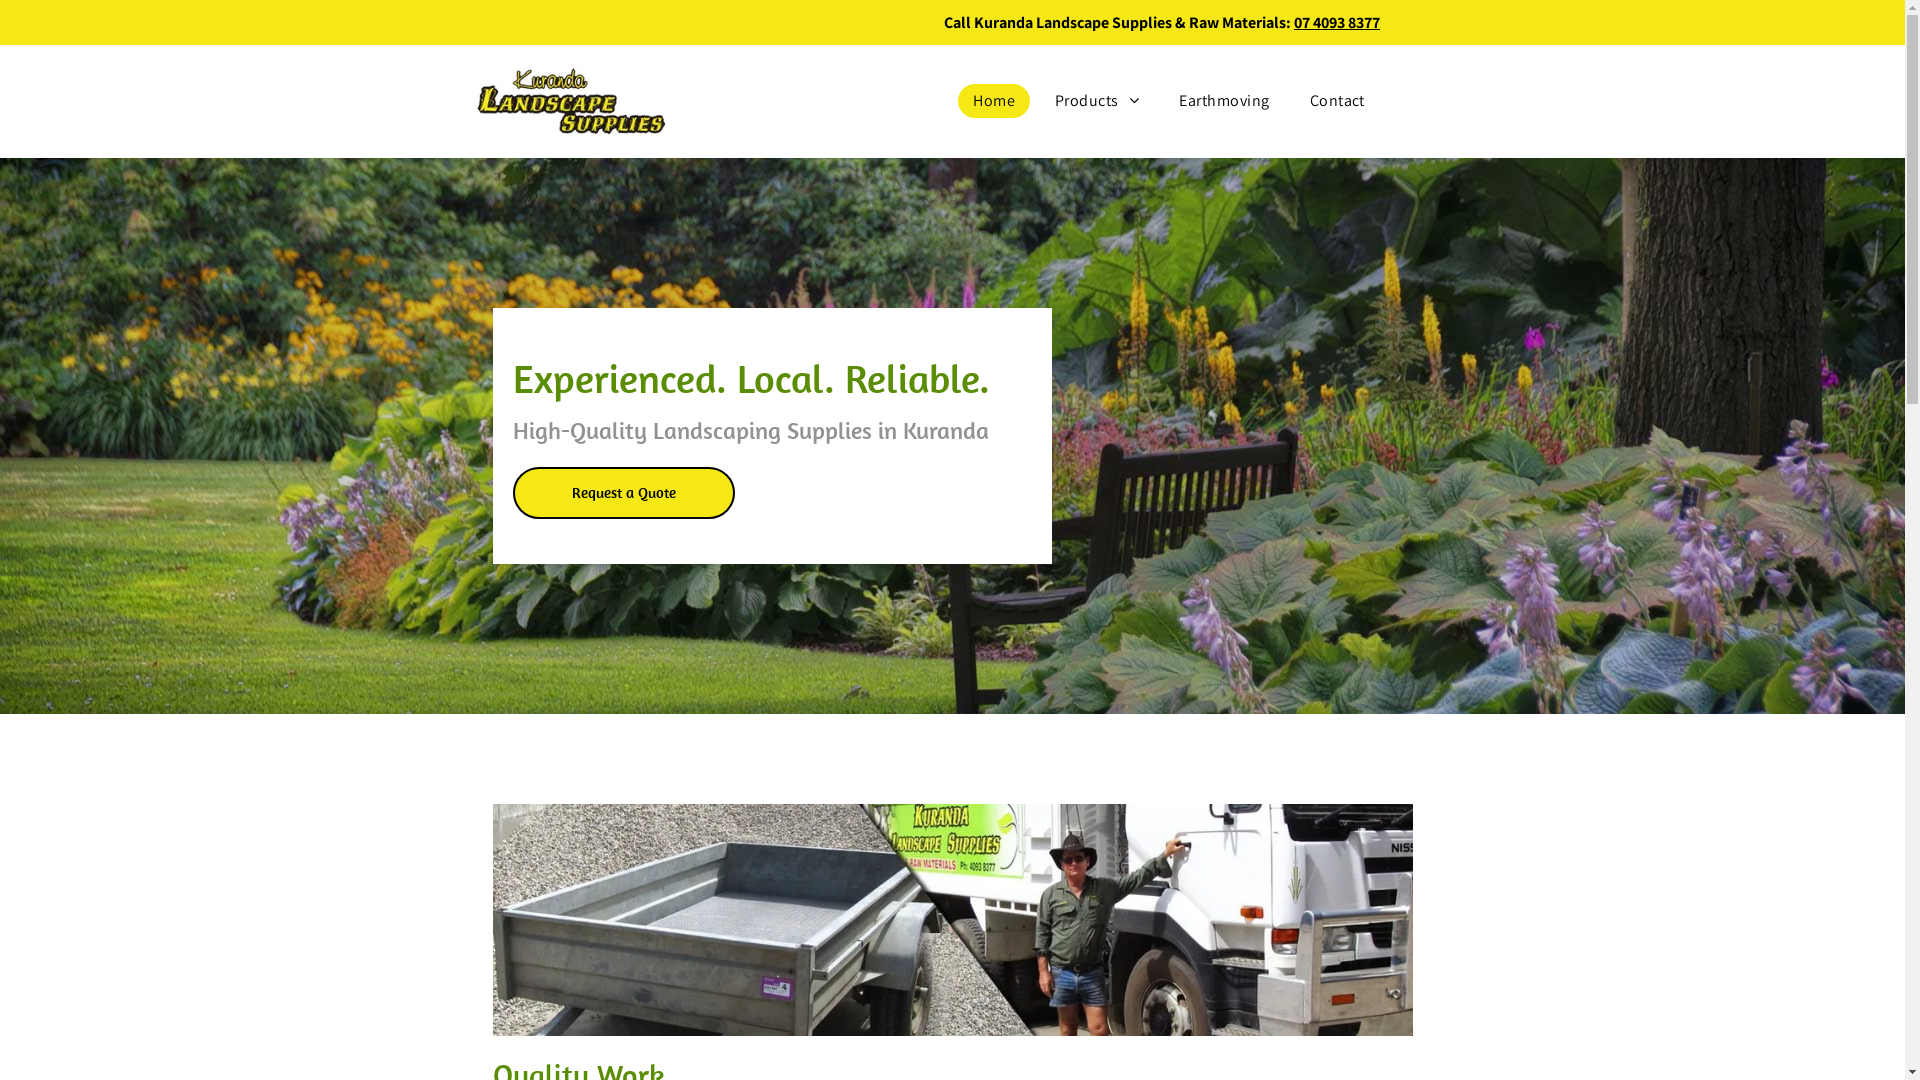  What do you see at coordinates (622, 493) in the screenshot?
I see `'Request a Quote'` at bounding box center [622, 493].